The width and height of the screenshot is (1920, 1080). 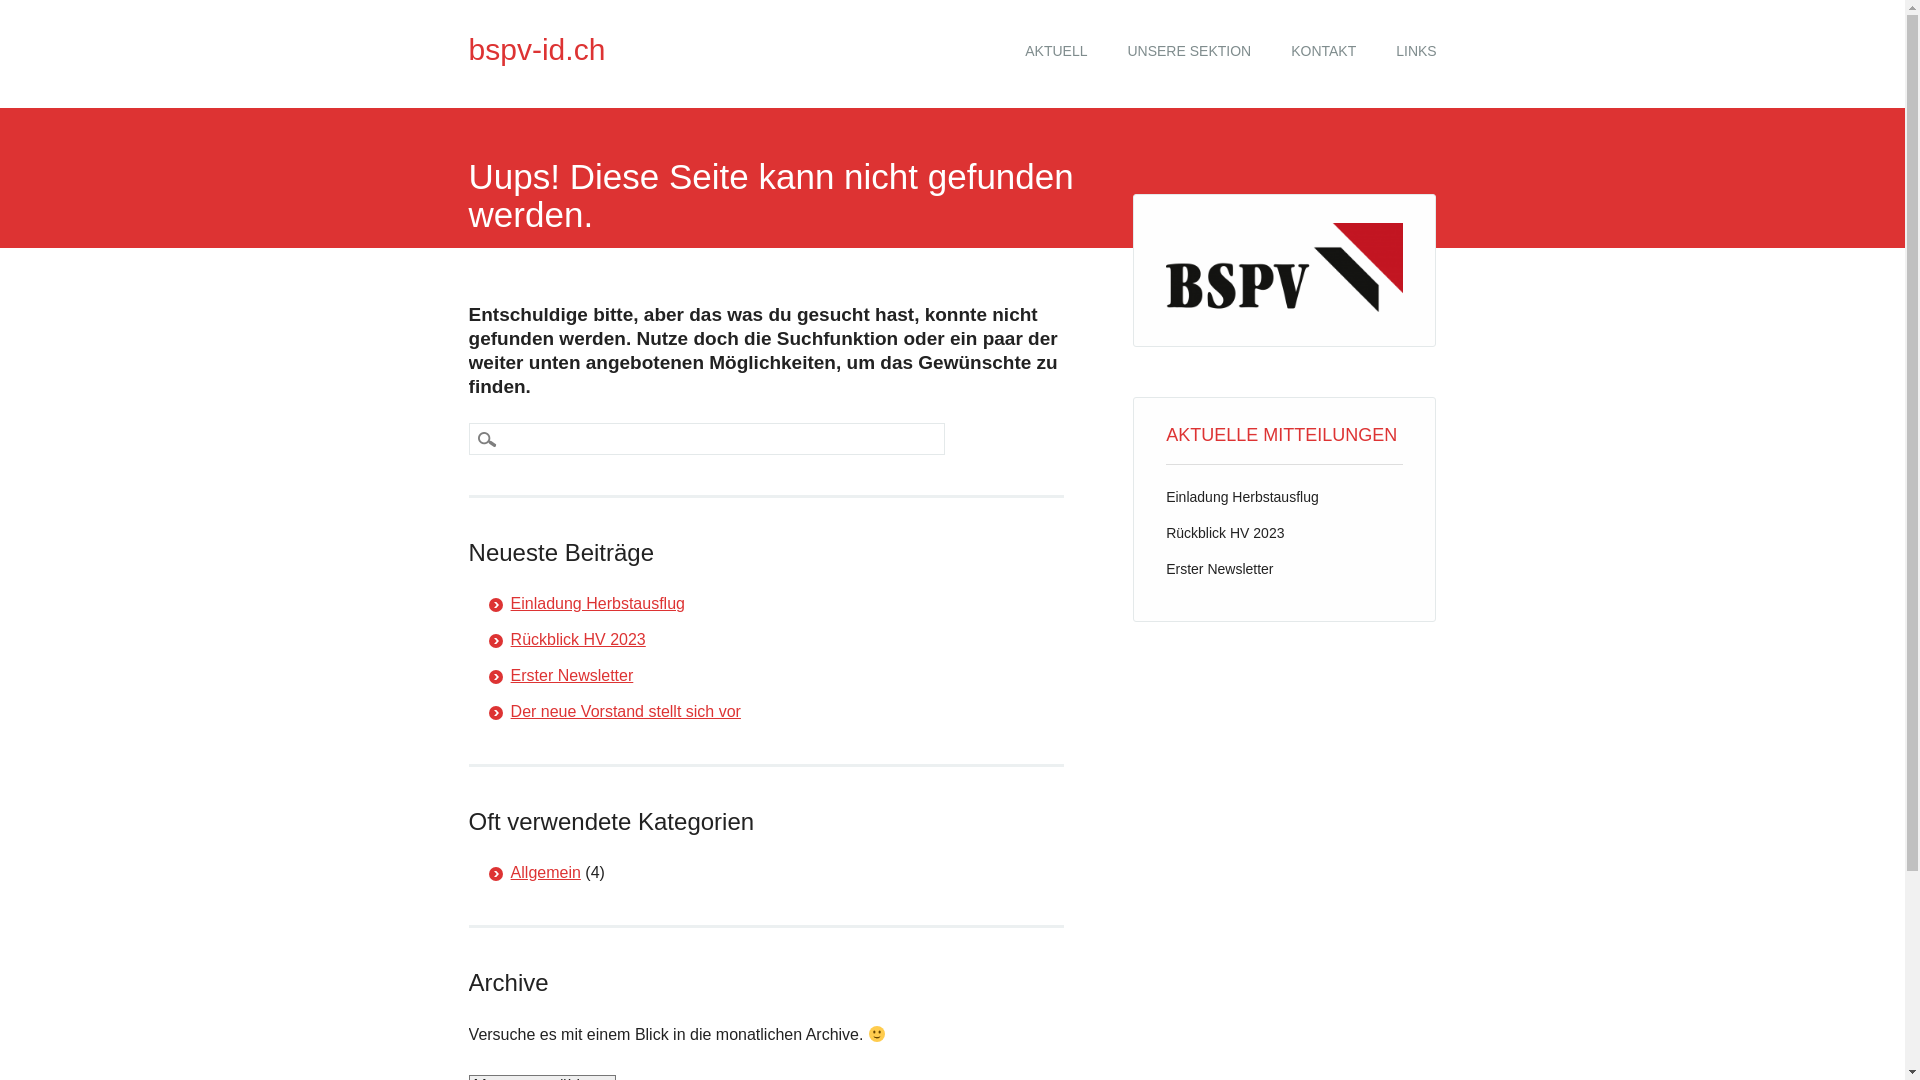 What do you see at coordinates (1270, 49) in the screenshot?
I see `'KONTAKT'` at bounding box center [1270, 49].